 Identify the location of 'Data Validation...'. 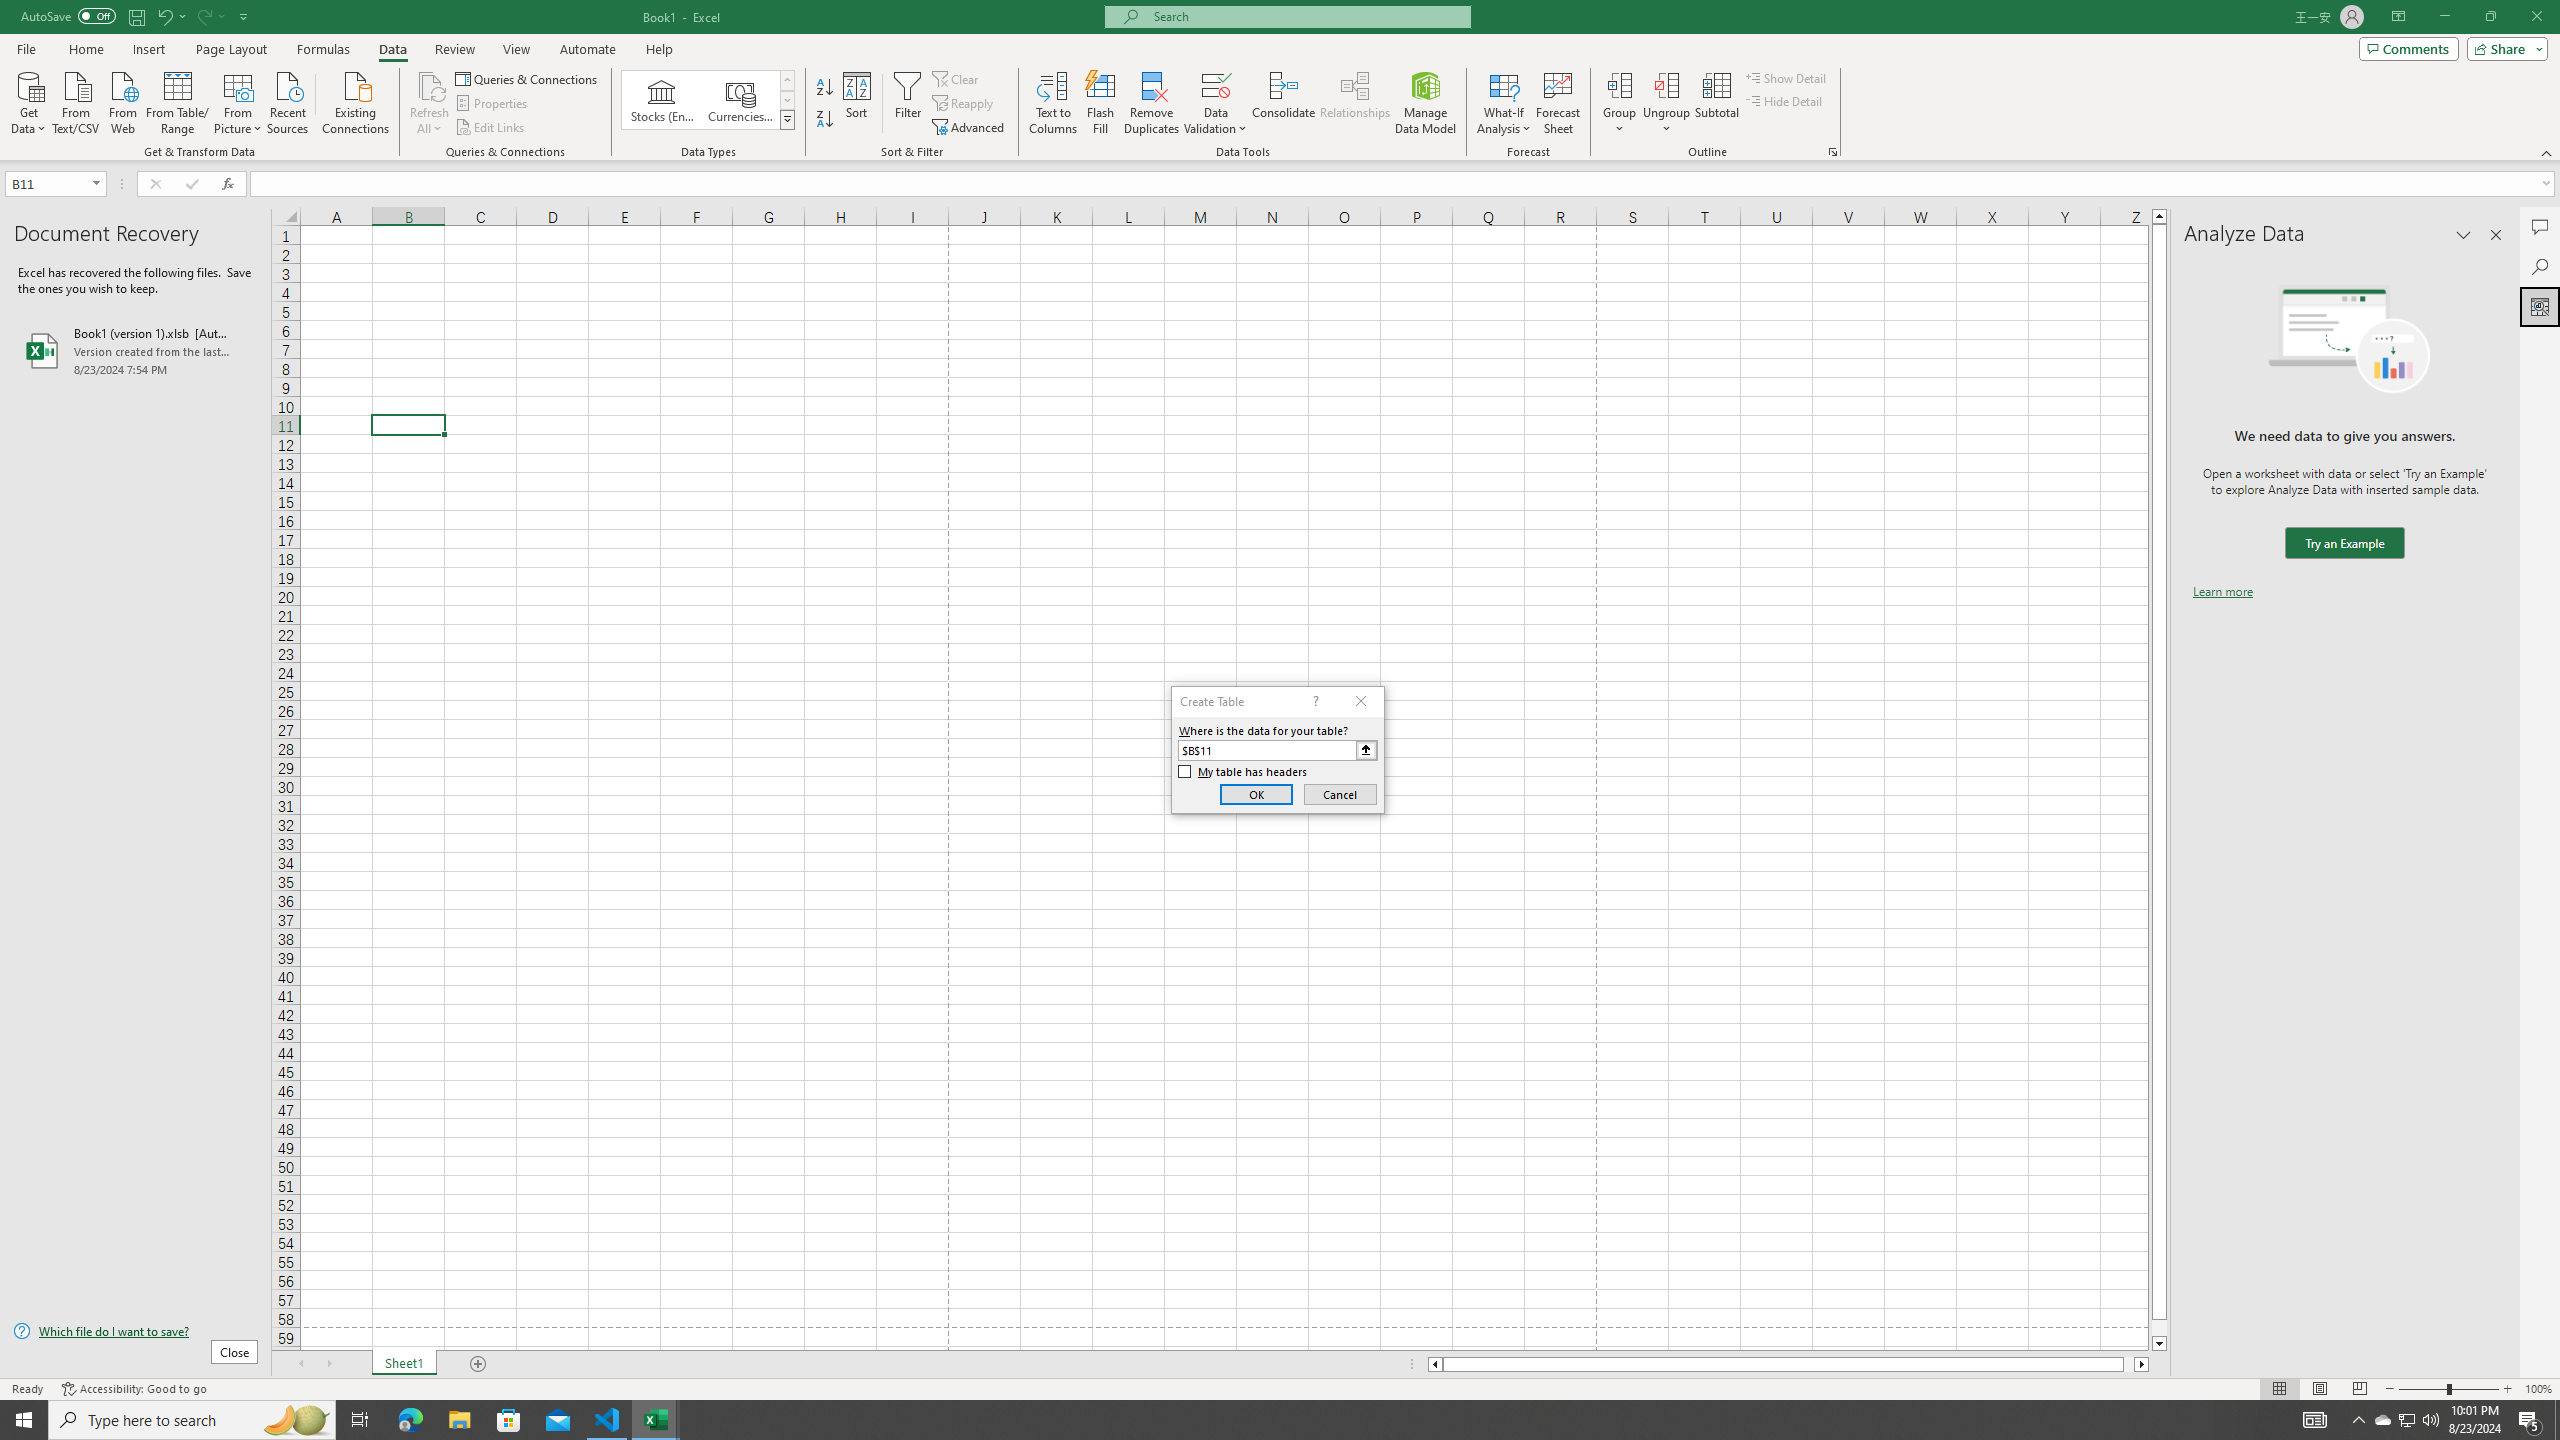
(1215, 103).